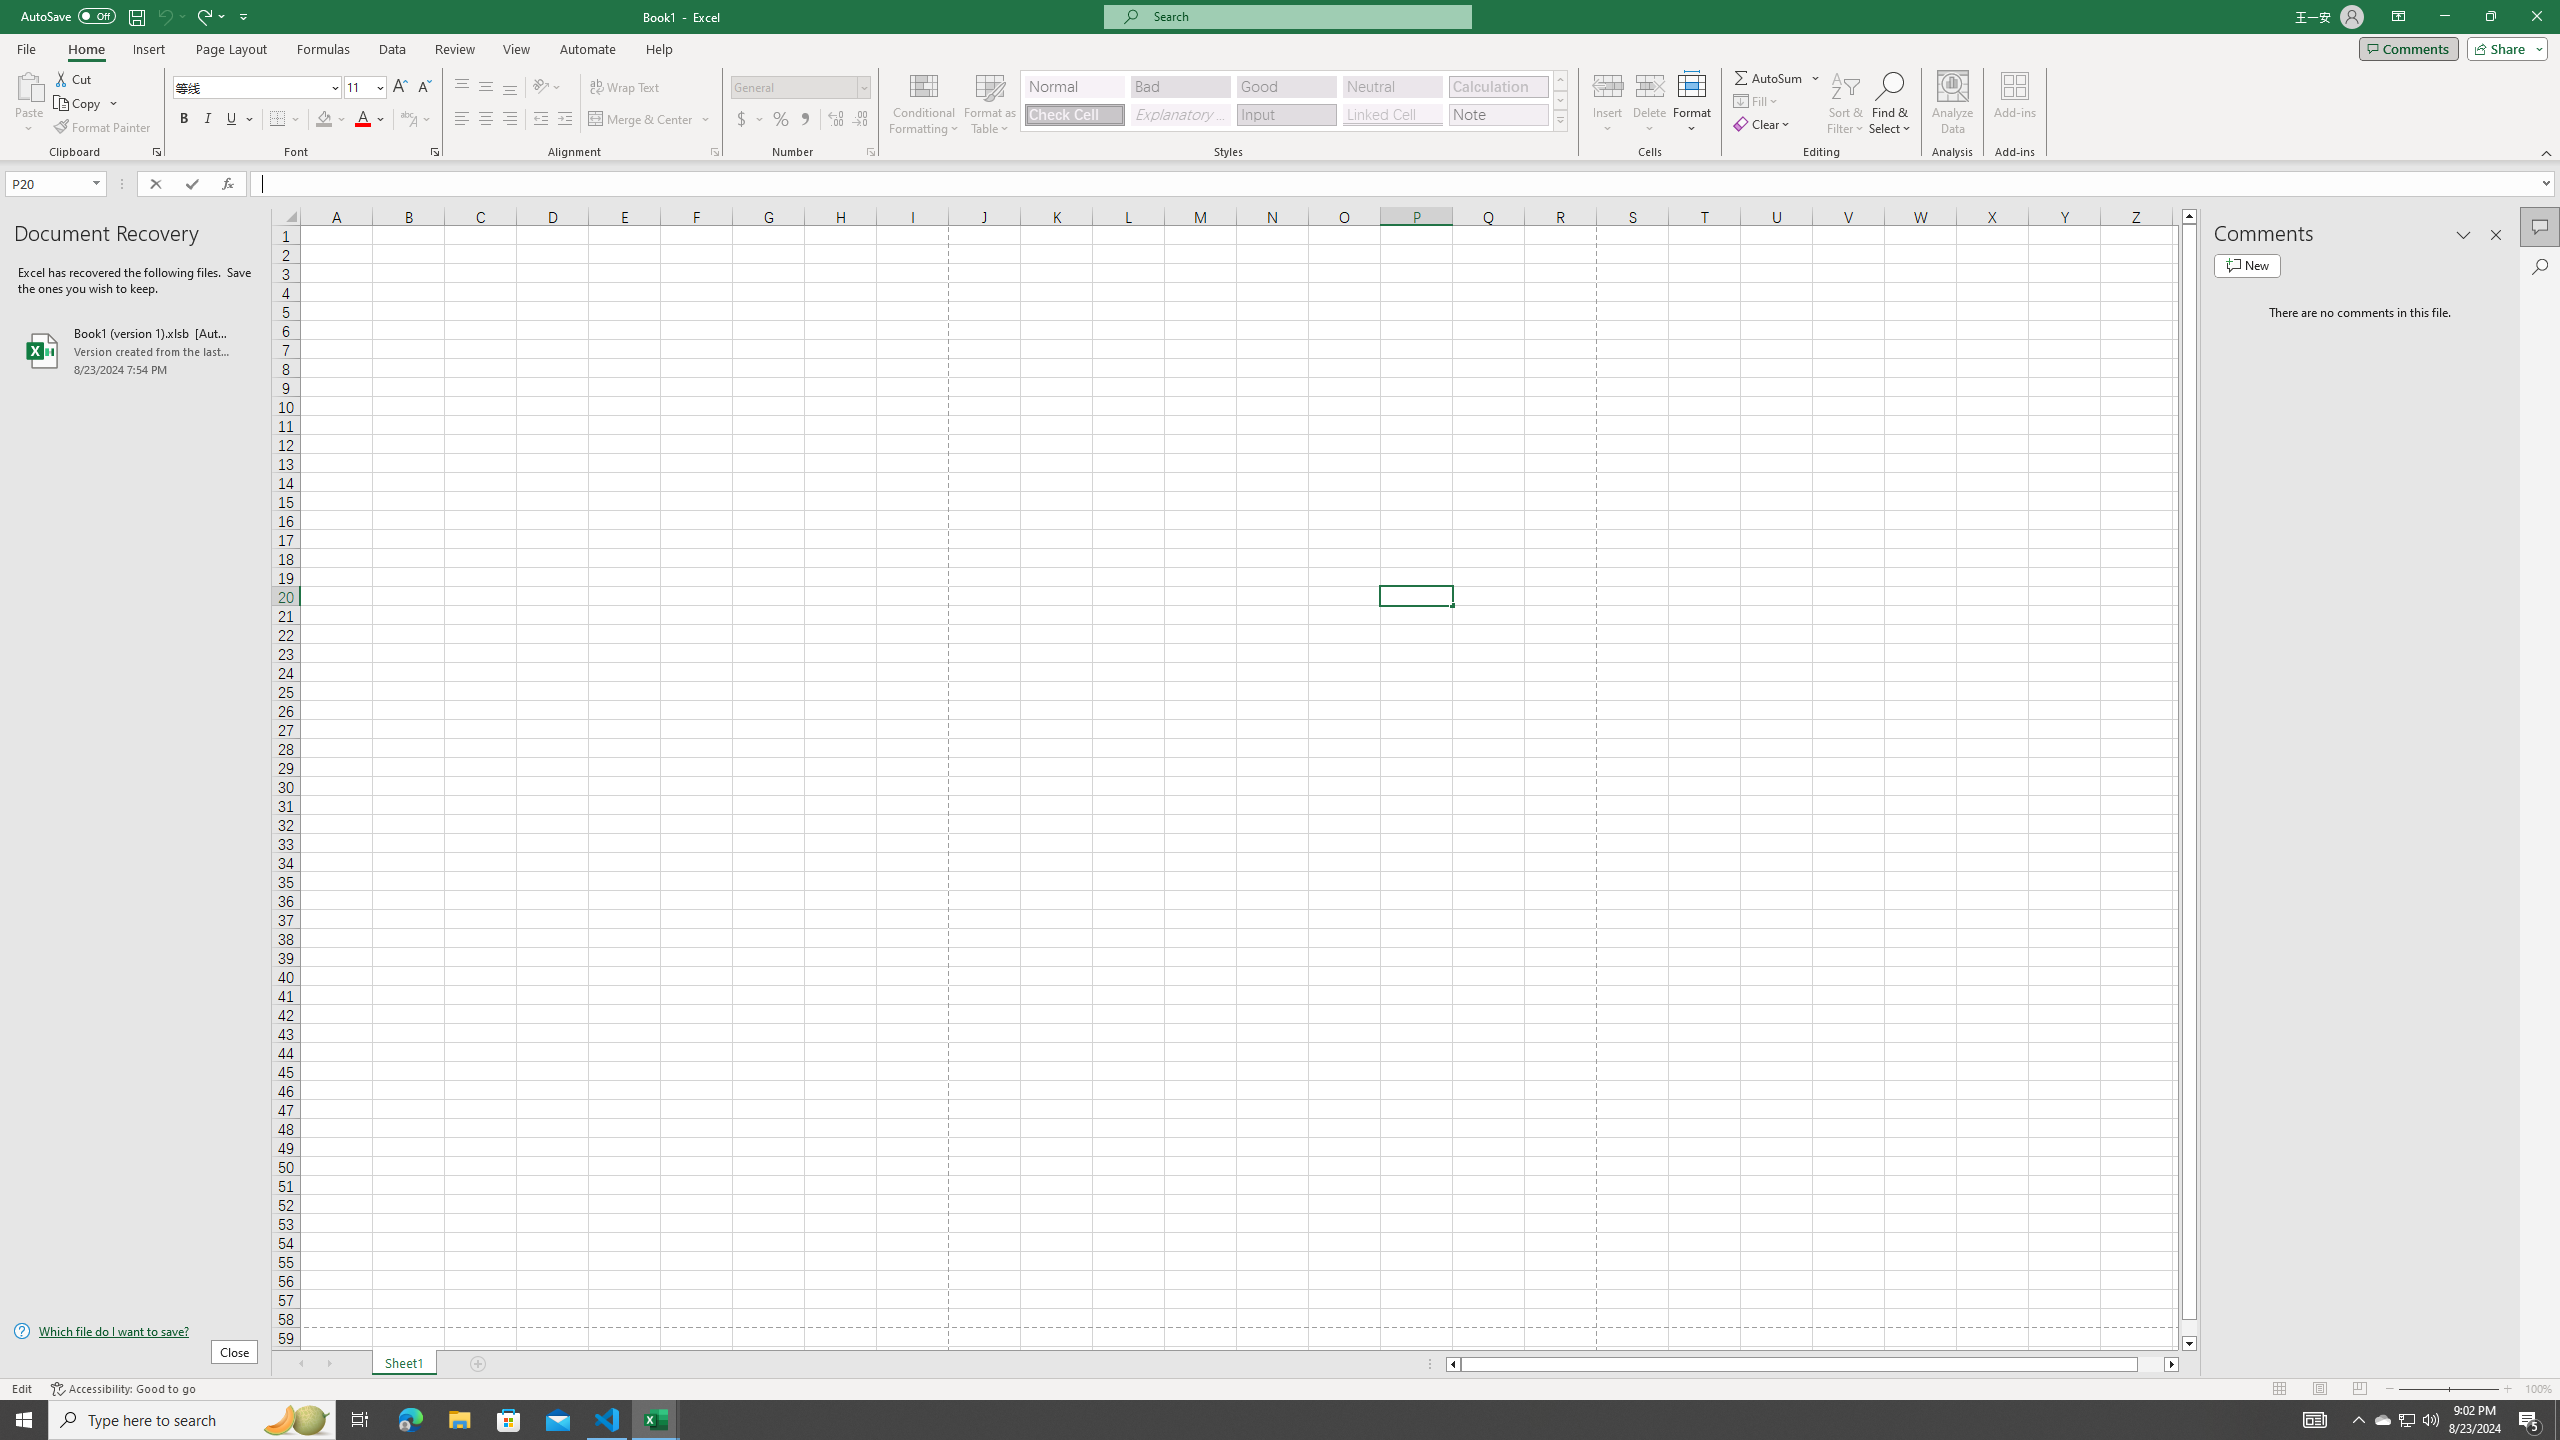 This screenshot has width=2560, height=1440. What do you see at coordinates (480, 1363) in the screenshot?
I see `'Add Sheet'` at bounding box center [480, 1363].